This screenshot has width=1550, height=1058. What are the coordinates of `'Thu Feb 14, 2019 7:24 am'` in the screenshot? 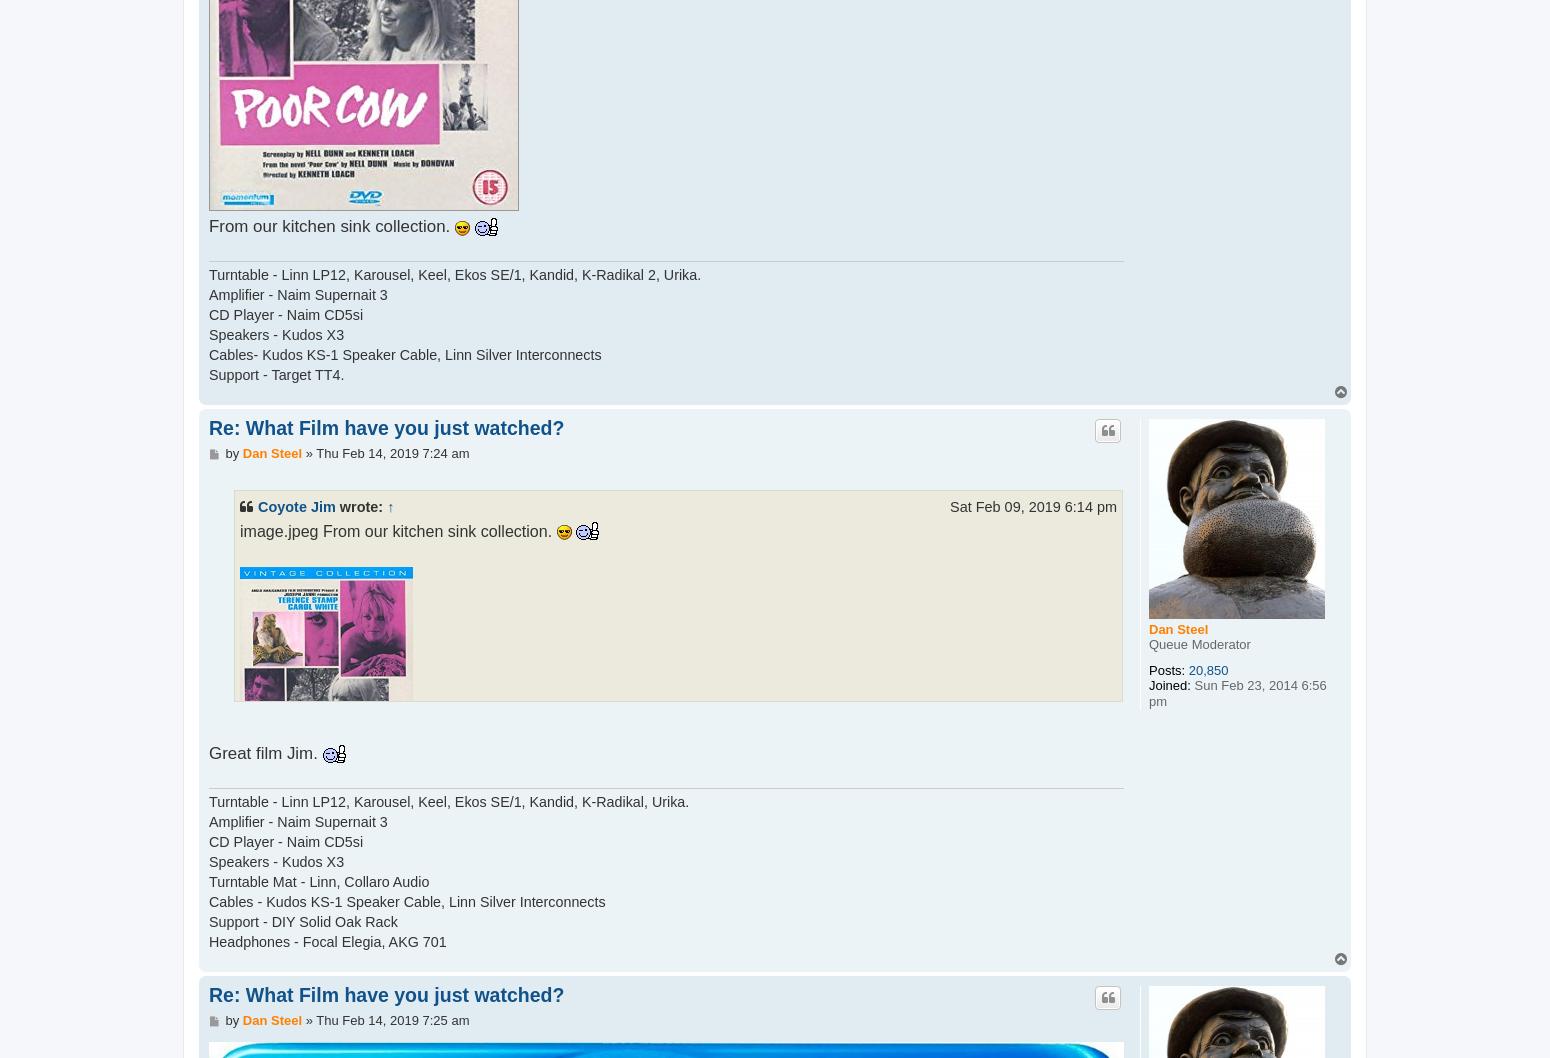 It's located at (392, 451).